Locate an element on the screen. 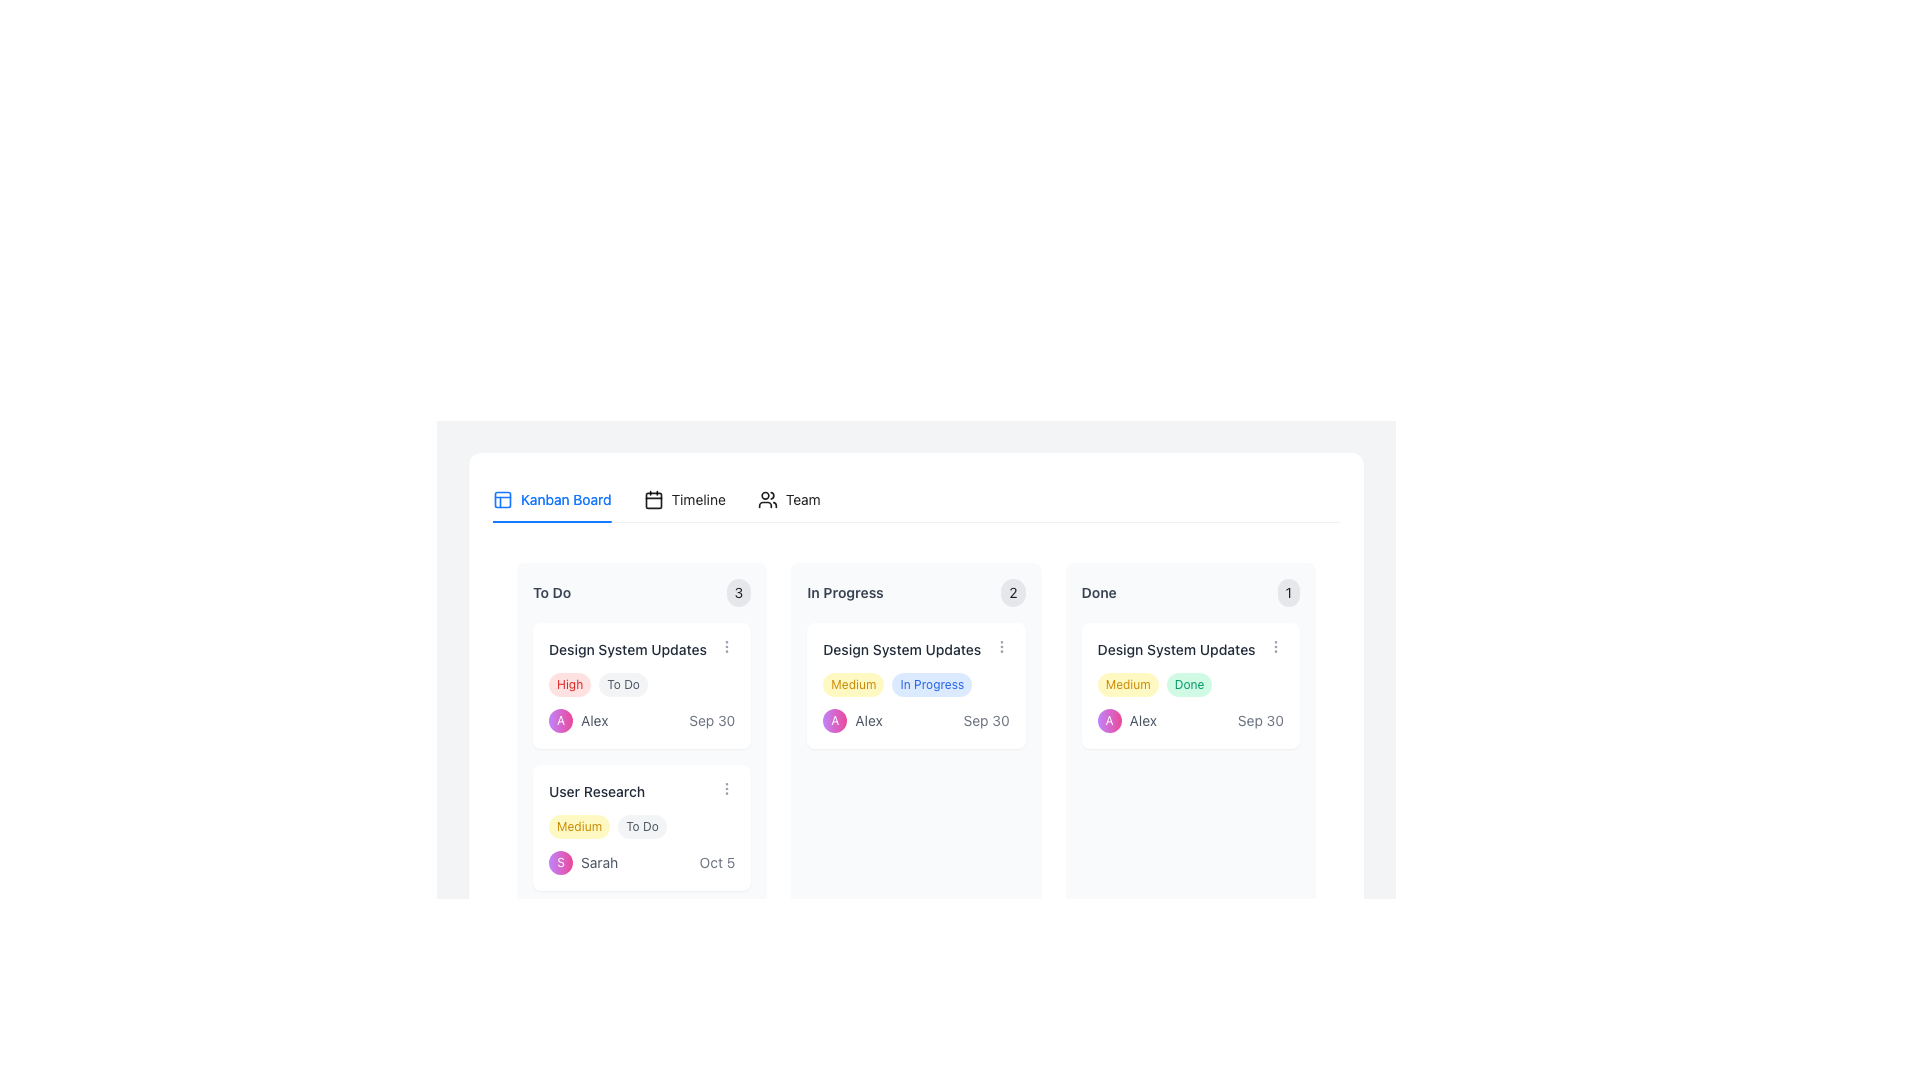  the badge-like component styled as a text label with the numeral '1' in dark text, located at the top right corner of the 'Done' column in the Kanban board layout is located at coordinates (1288, 592).